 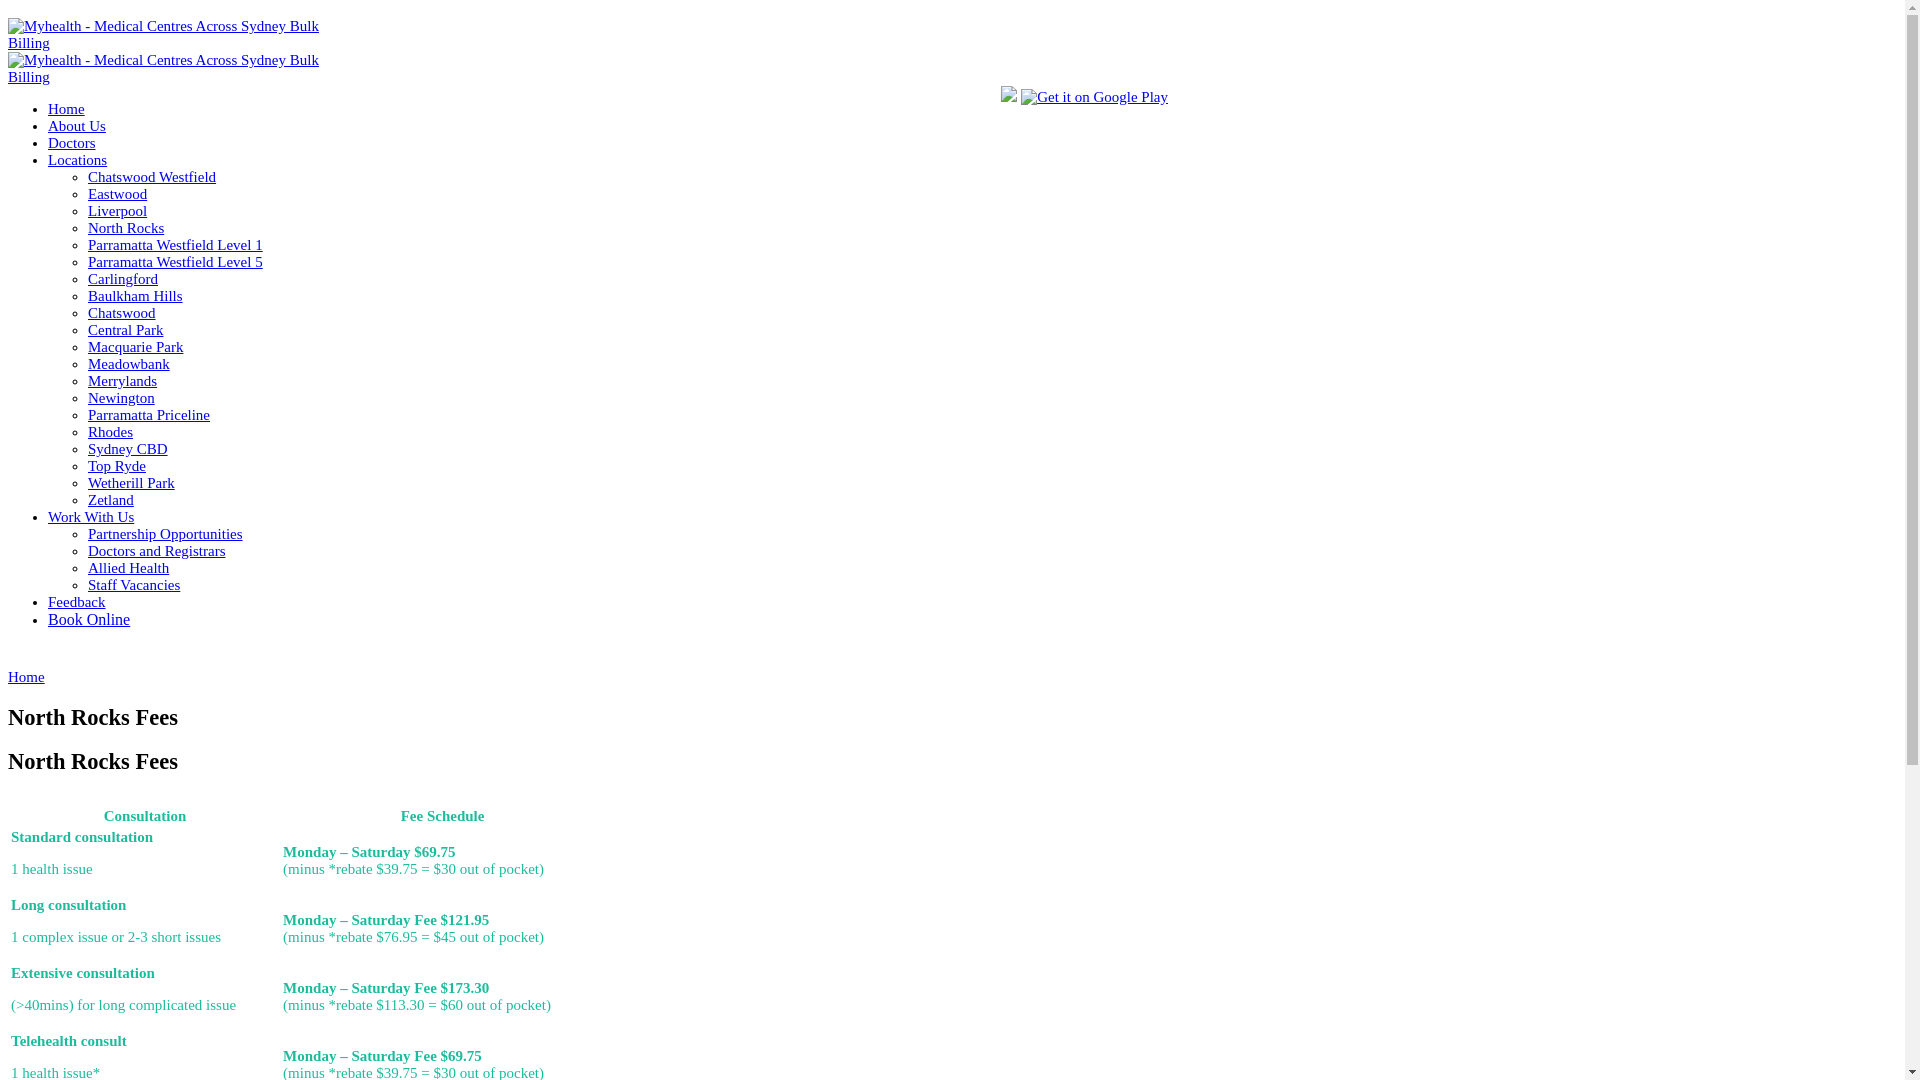 I want to click on 'Central Park', so click(x=124, y=329).